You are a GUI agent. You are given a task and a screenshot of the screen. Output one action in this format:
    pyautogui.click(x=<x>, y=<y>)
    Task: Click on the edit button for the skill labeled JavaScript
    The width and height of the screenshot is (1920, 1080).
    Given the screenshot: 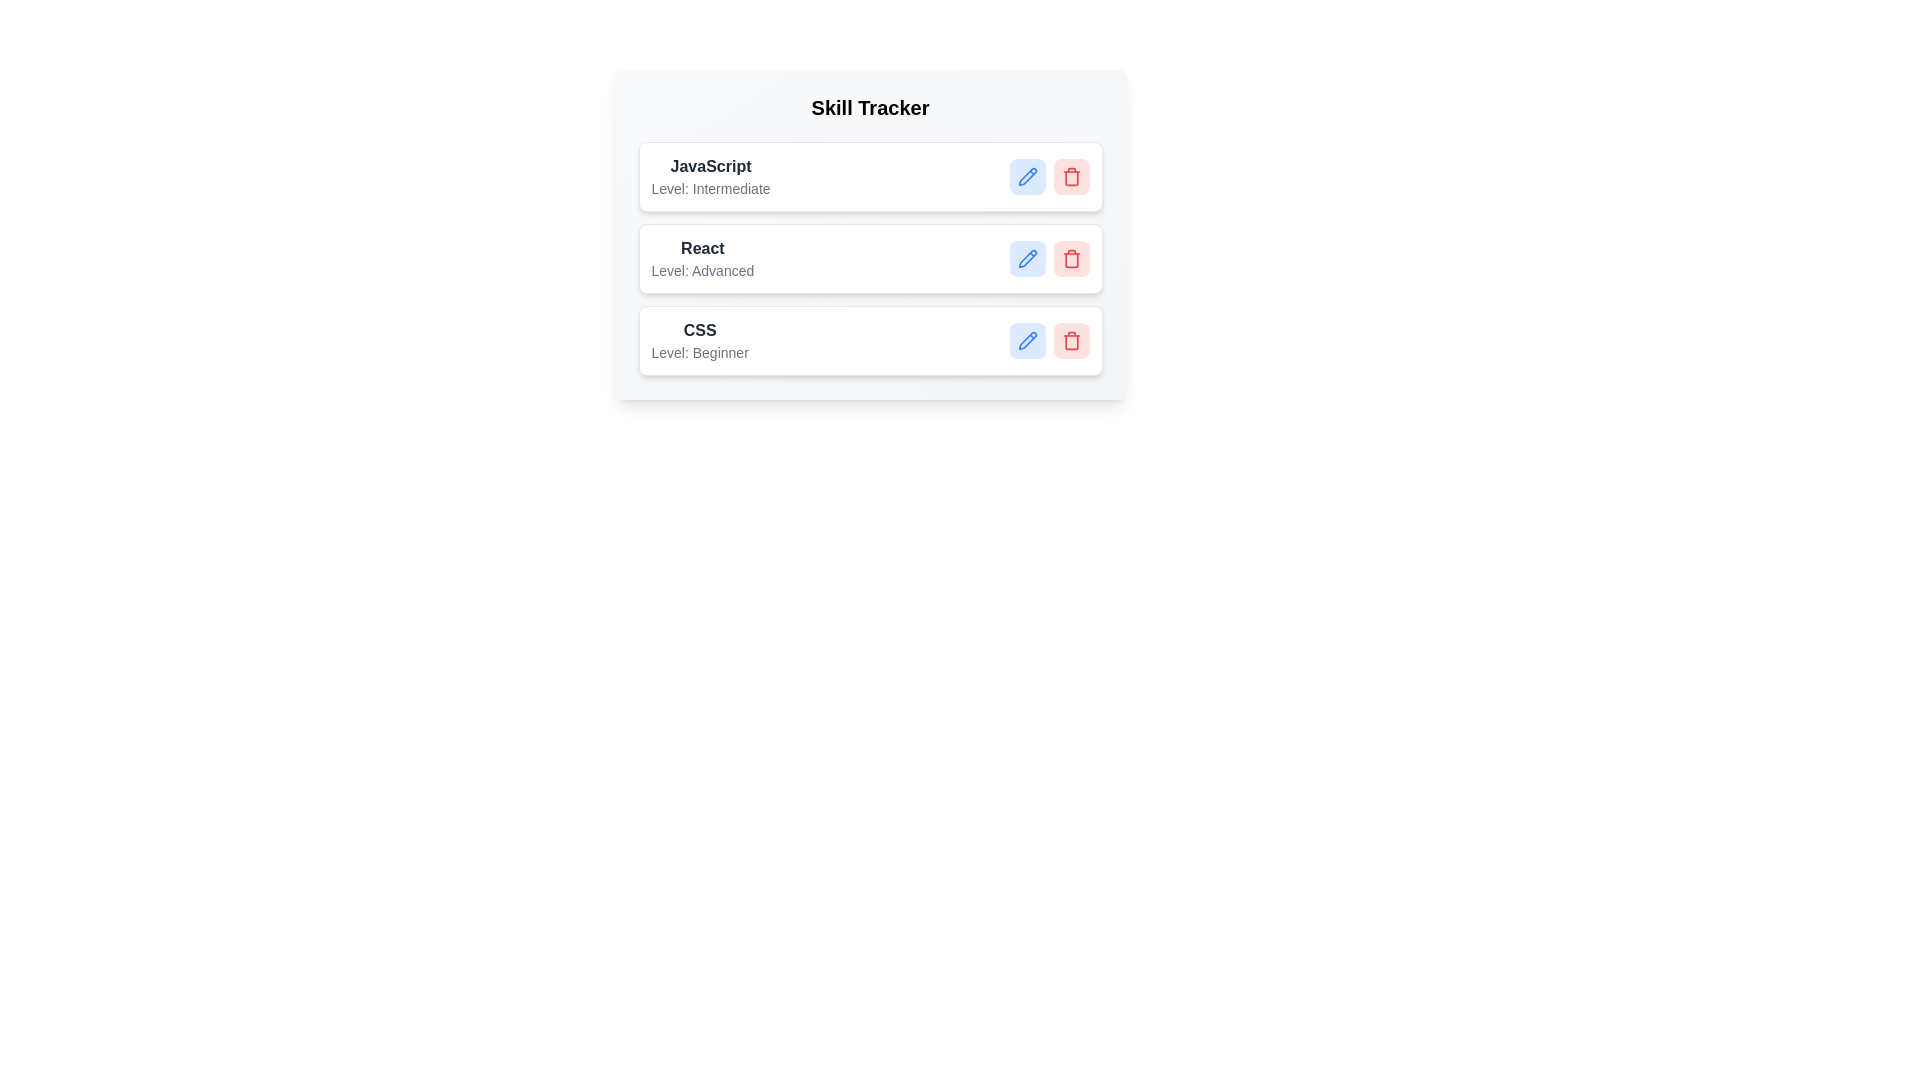 What is the action you would take?
    pyautogui.click(x=1027, y=176)
    